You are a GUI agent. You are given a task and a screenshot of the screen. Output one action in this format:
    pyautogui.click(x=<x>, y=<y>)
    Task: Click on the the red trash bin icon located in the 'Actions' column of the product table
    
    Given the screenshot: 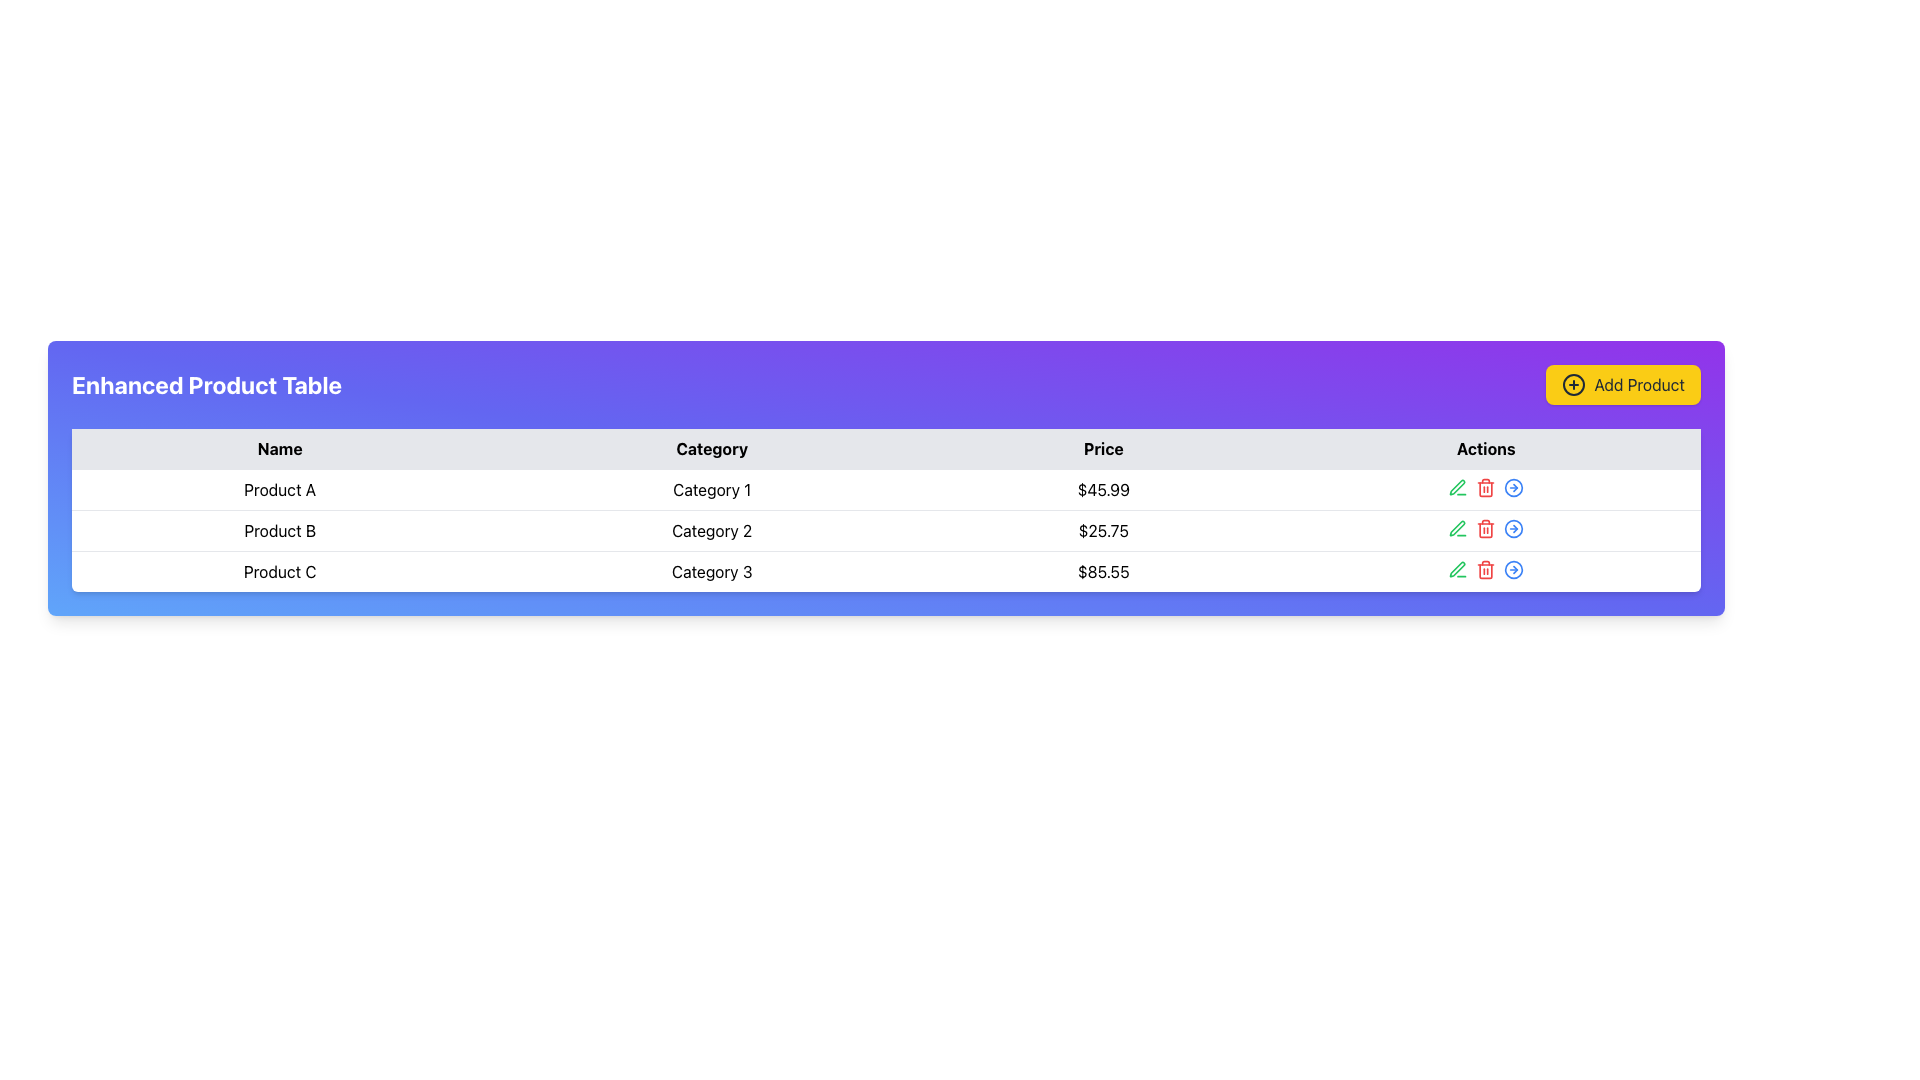 What is the action you would take?
    pyautogui.click(x=1486, y=488)
    